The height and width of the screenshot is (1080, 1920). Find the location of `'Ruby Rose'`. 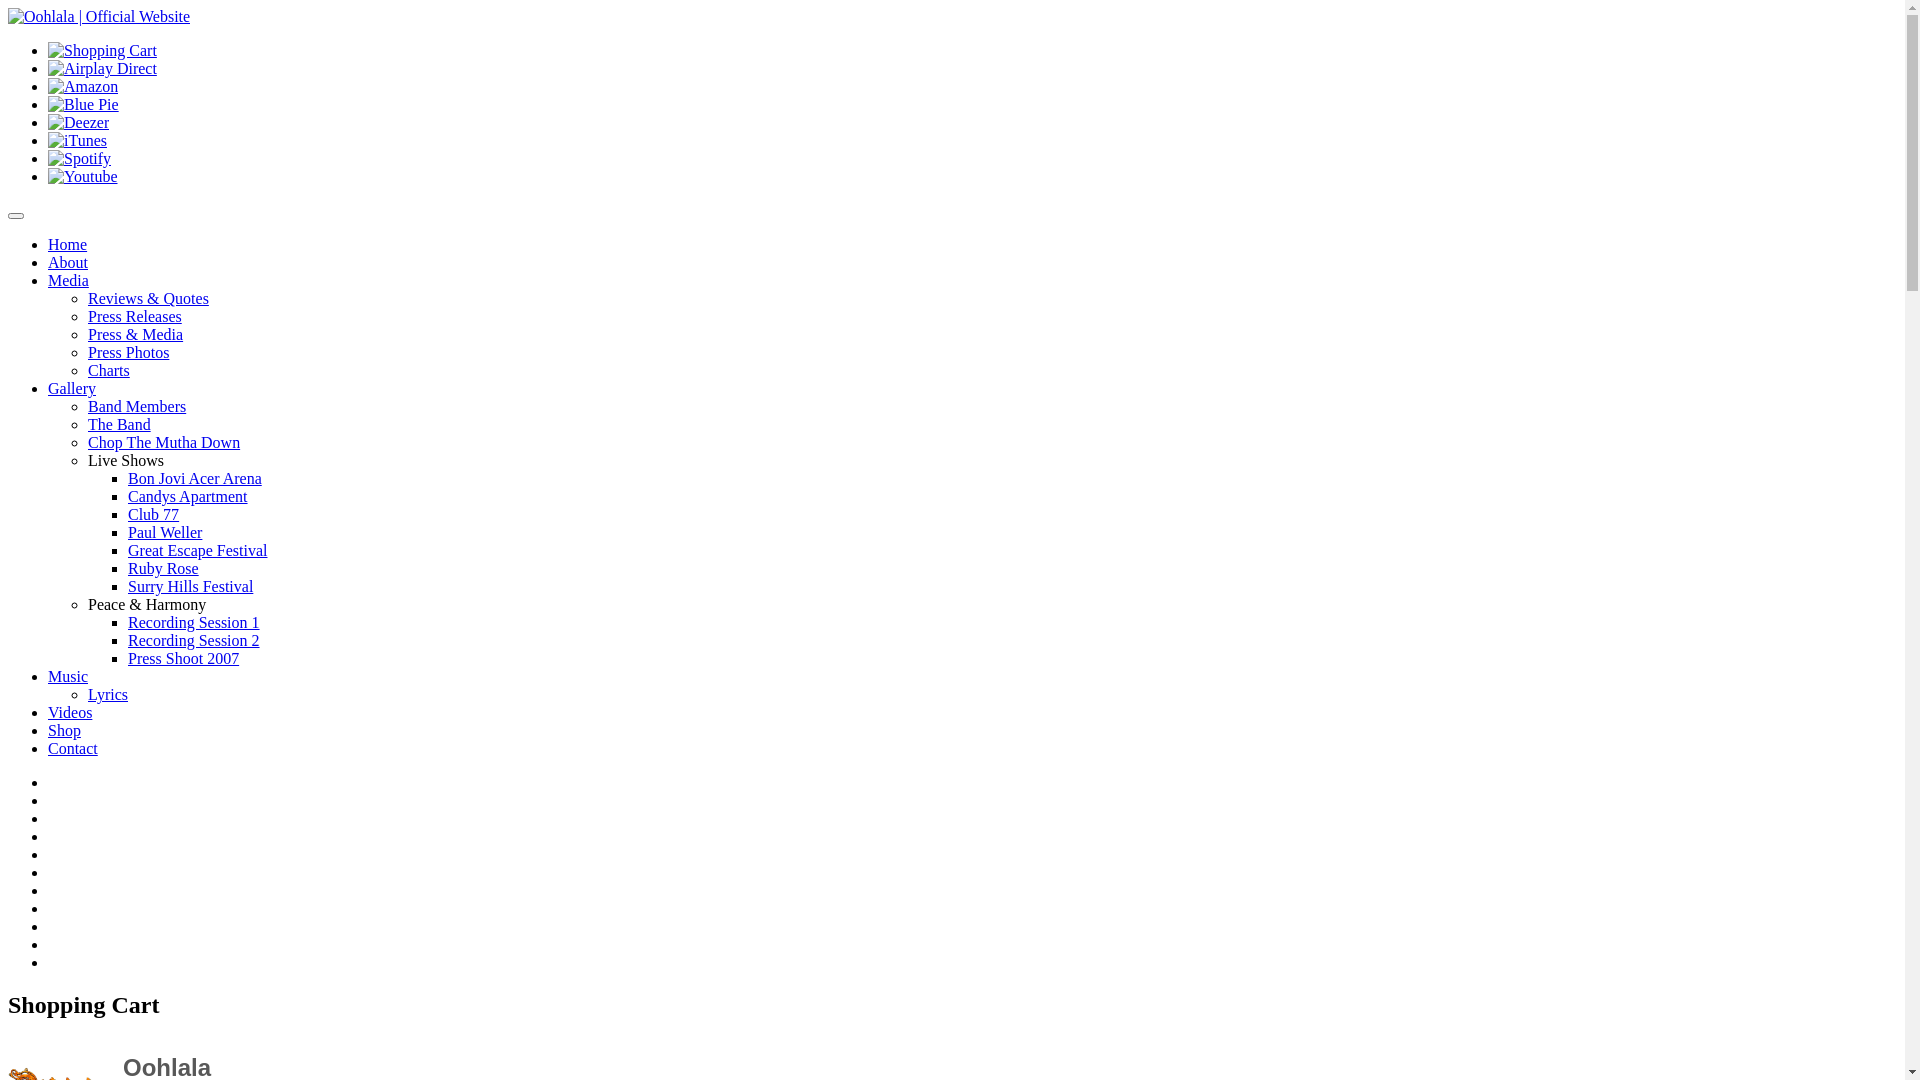

'Ruby Rose' is located at coordinates (127, 568).